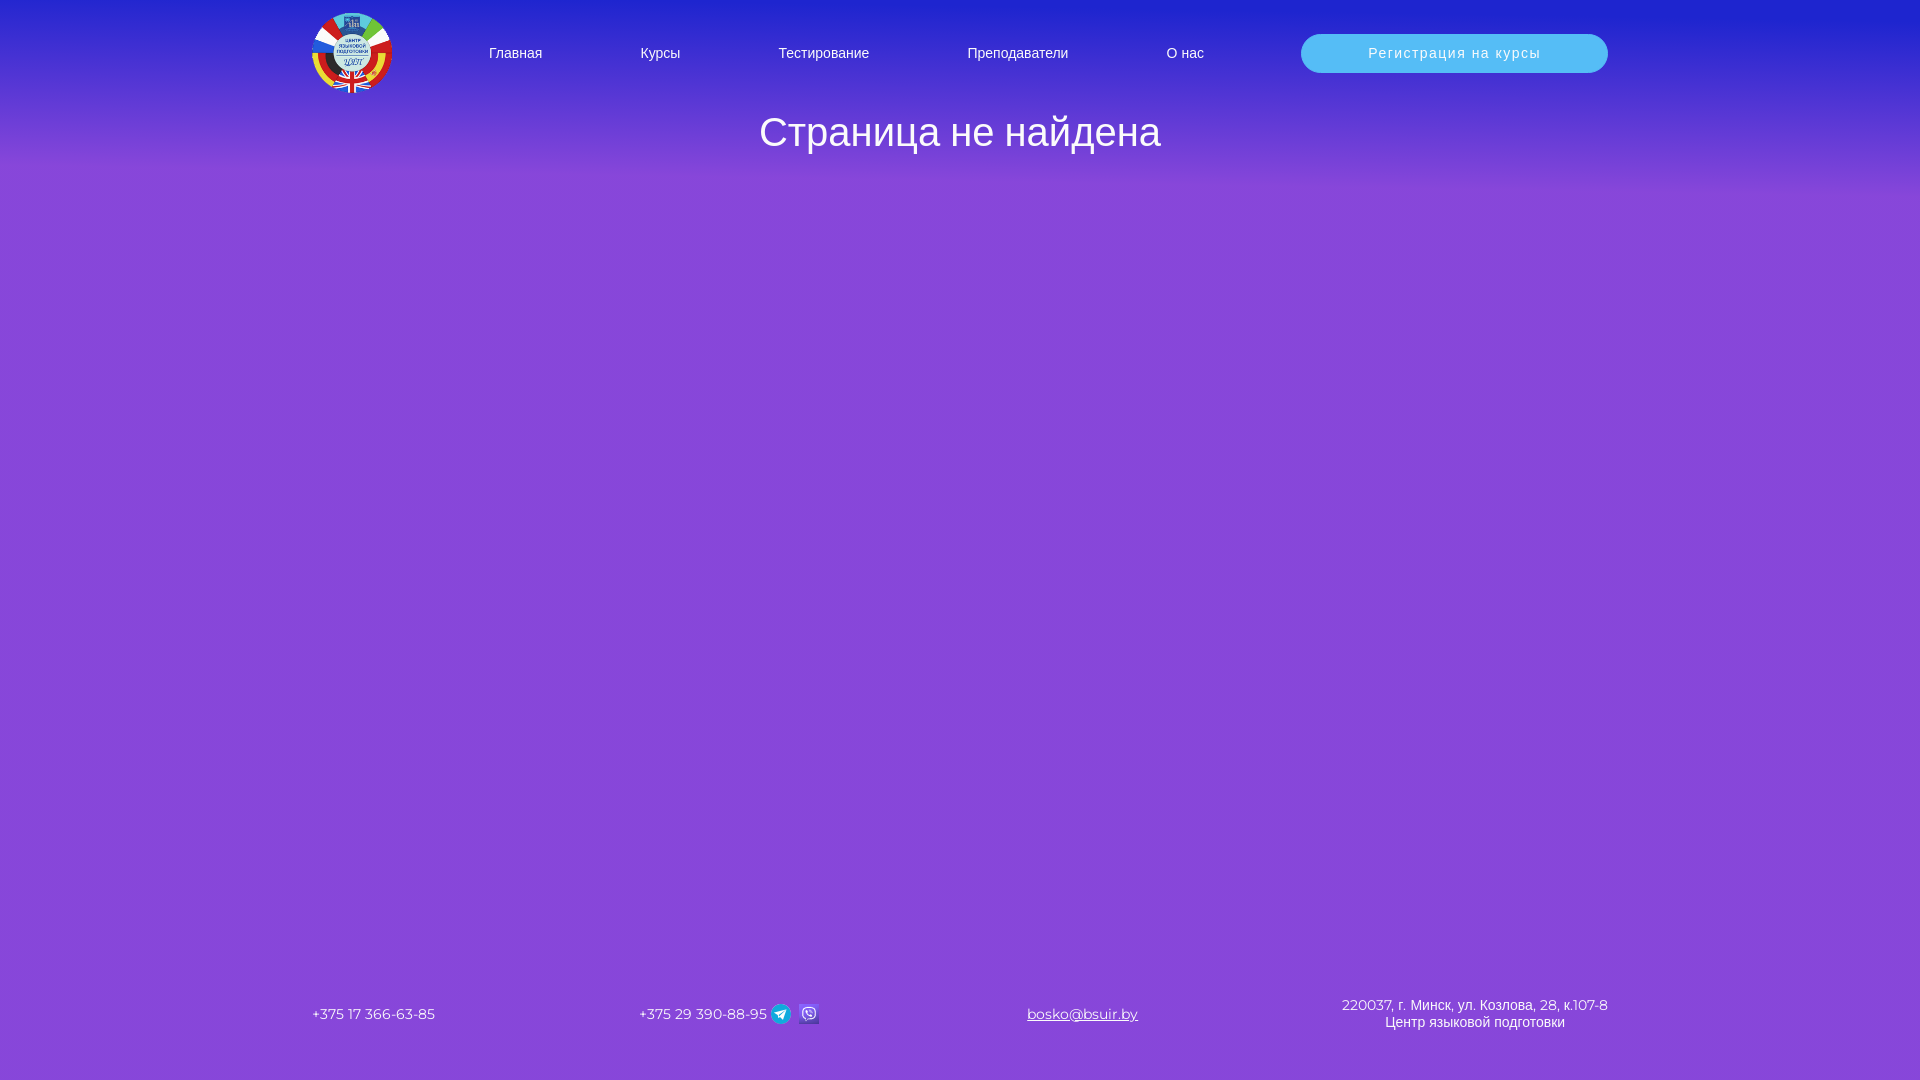 This screenshot has width=1920, height=1080. What do you see at coordinates (1027, 1014) in the screenshot?
I see `'bosko@bsuir.by'` at bounding box center [1027, 1014].